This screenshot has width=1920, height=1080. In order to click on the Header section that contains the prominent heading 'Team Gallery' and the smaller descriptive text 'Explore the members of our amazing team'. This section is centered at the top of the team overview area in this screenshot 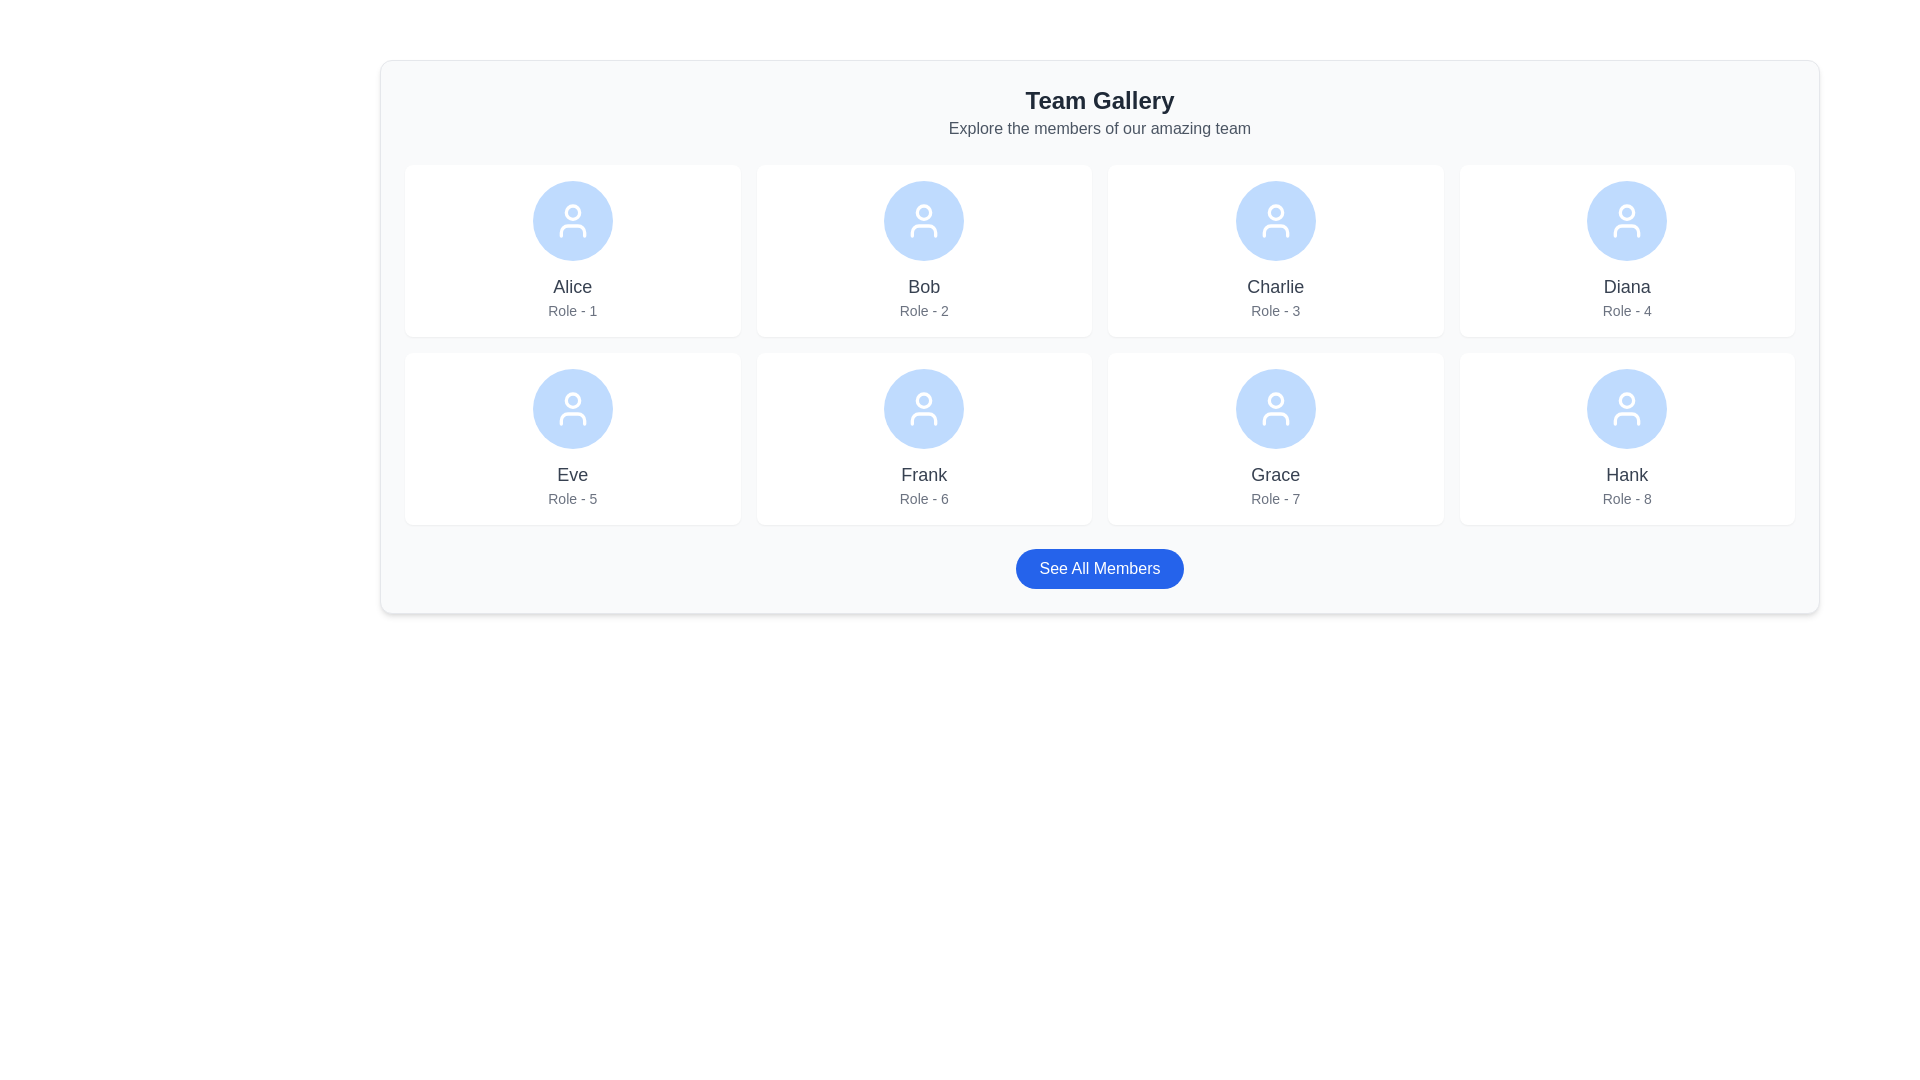, I will do `click(1098, 112)`.